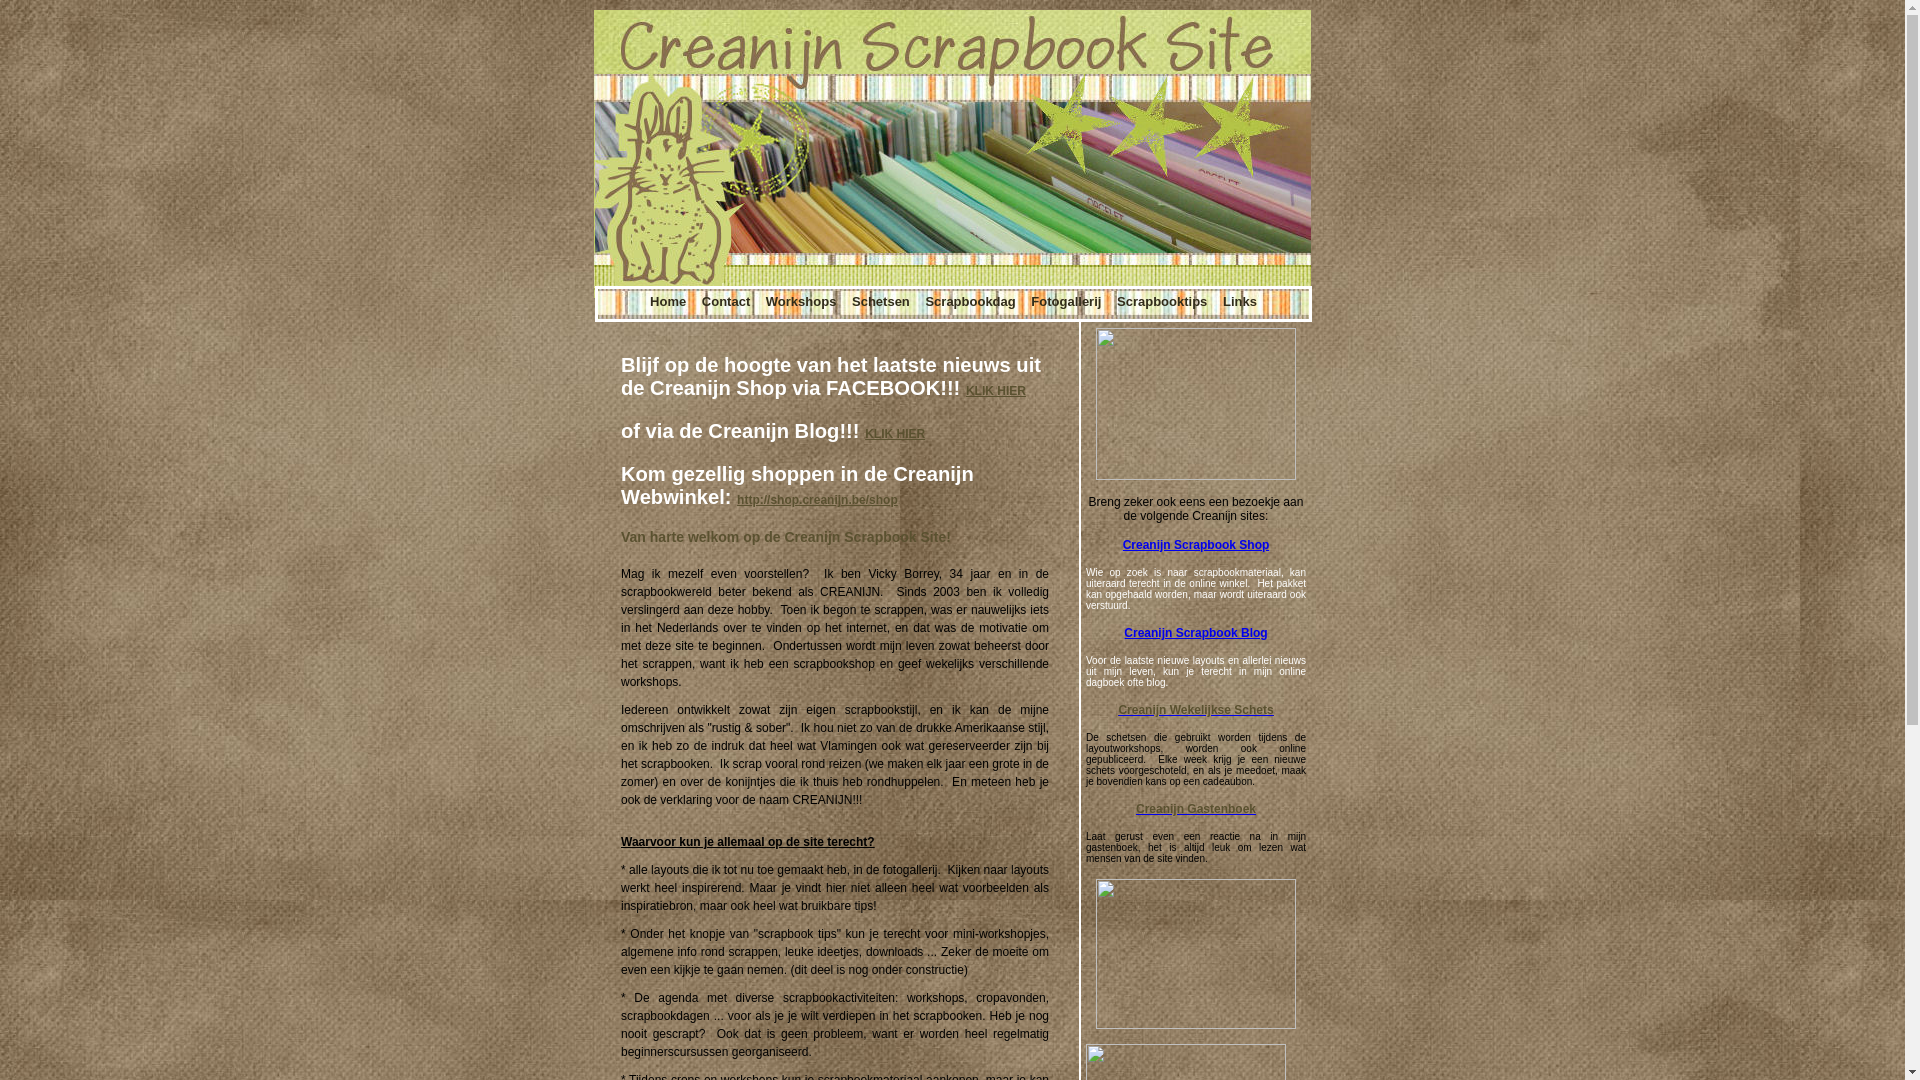  I want to click on 'Creanijn Gastenboek', so click(1136, 808).